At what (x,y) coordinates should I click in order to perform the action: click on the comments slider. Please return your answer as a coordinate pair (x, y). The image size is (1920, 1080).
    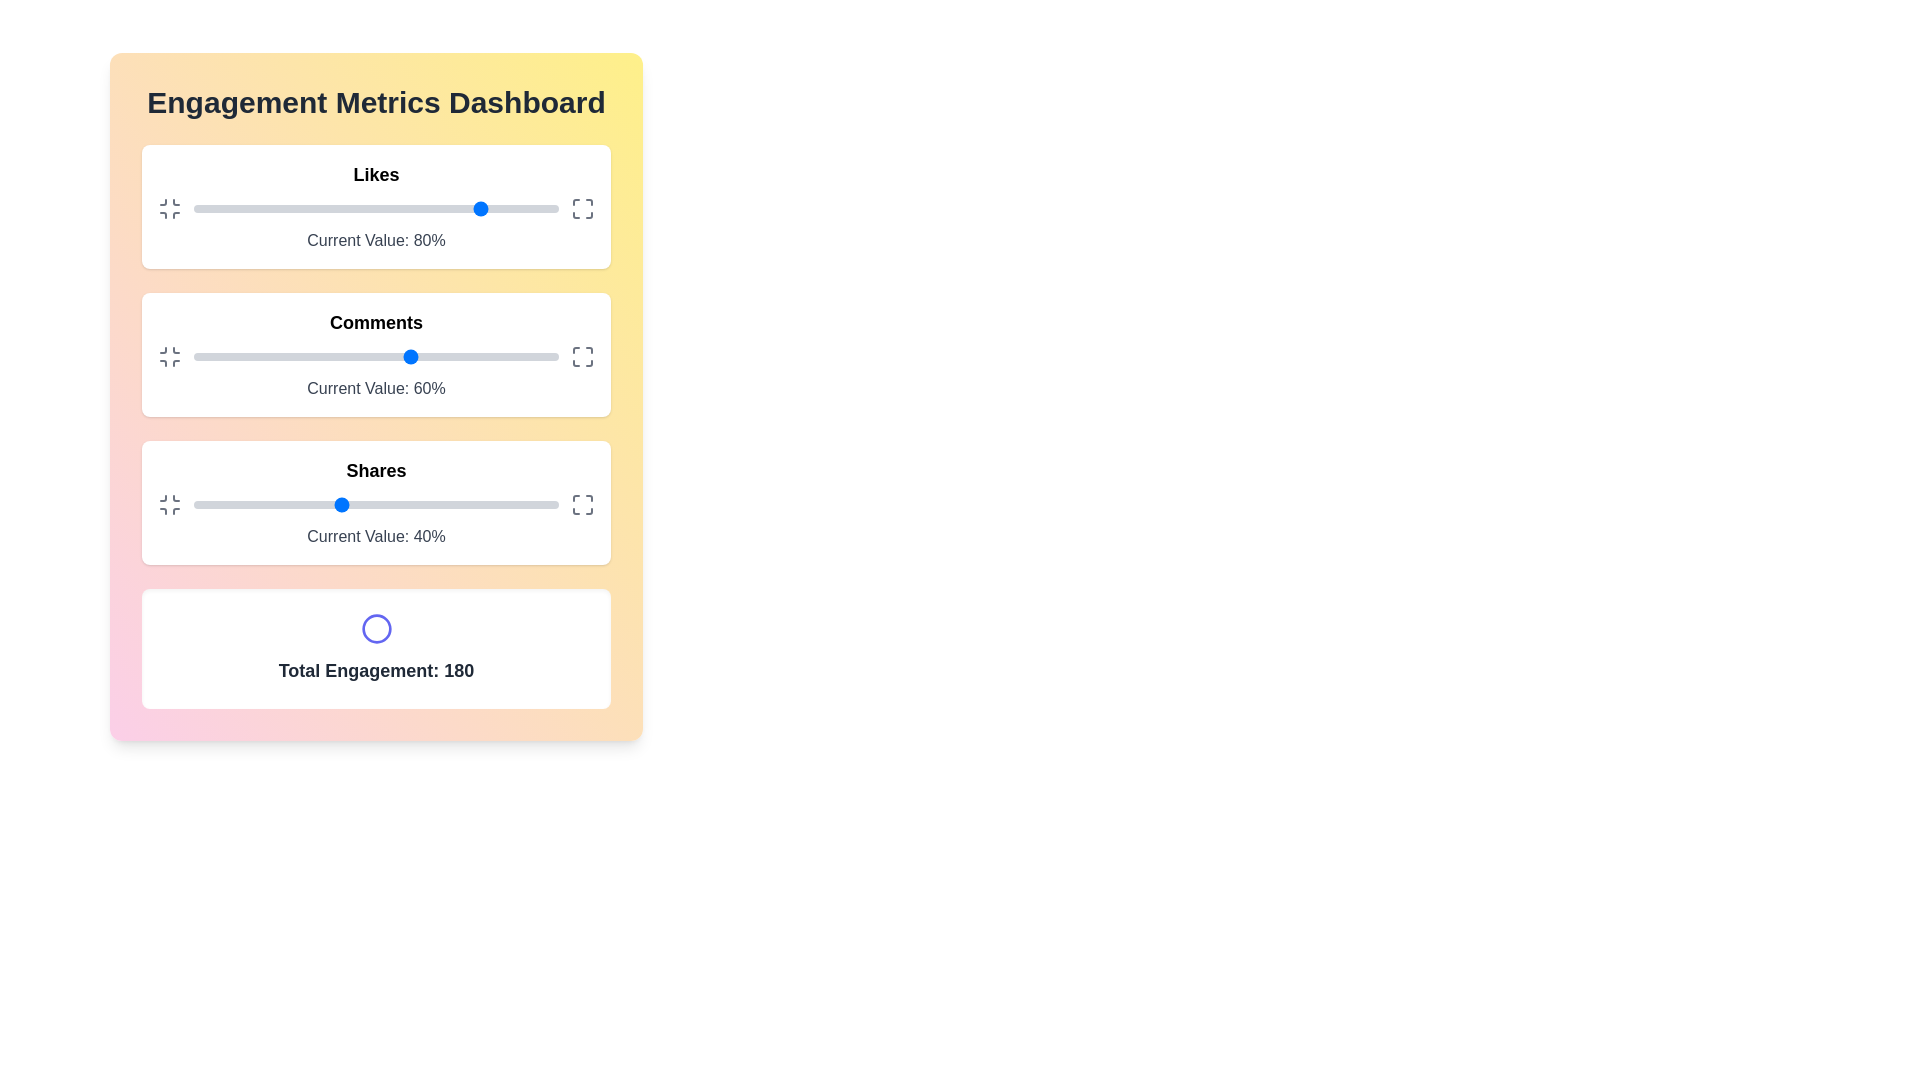
    Looking at the image, I should click on (309, 356).